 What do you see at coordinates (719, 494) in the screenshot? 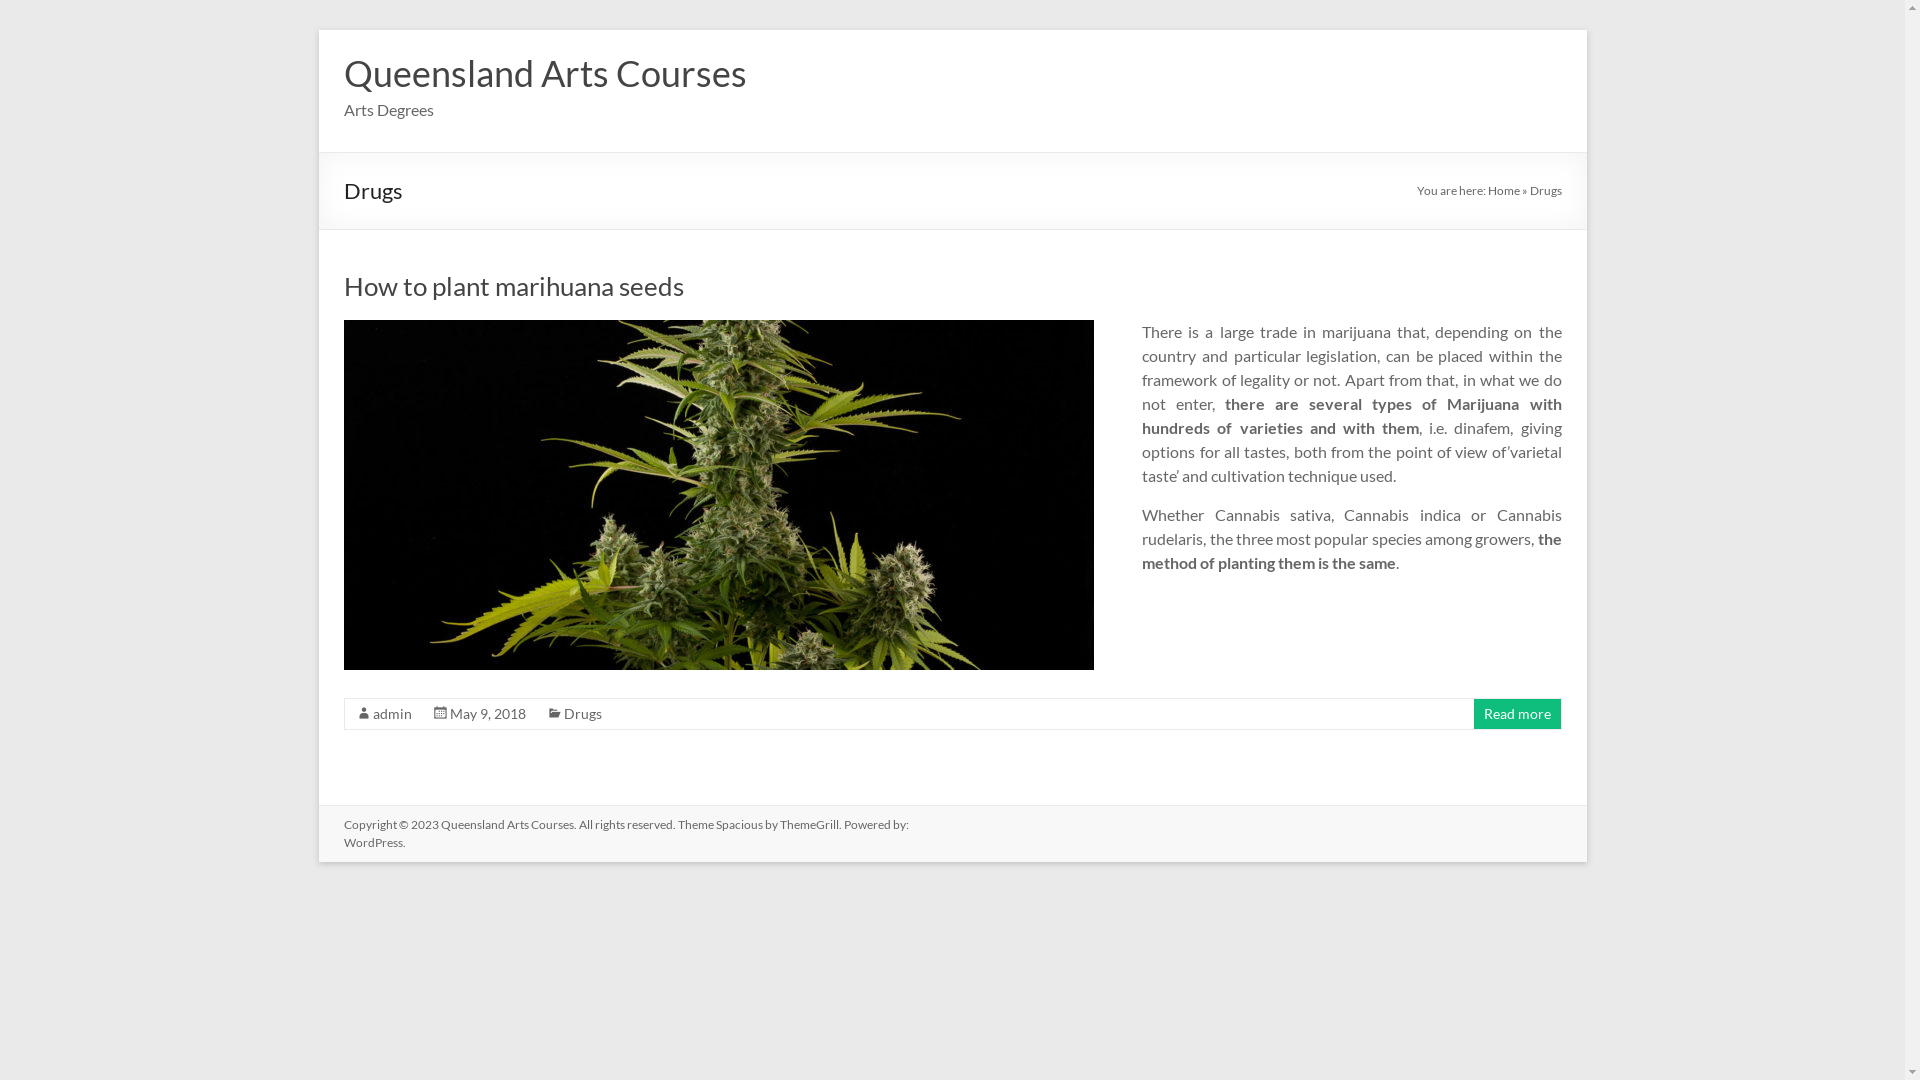
I see `'How to plant marihuana seeds'` at bounding box center [719, 494].